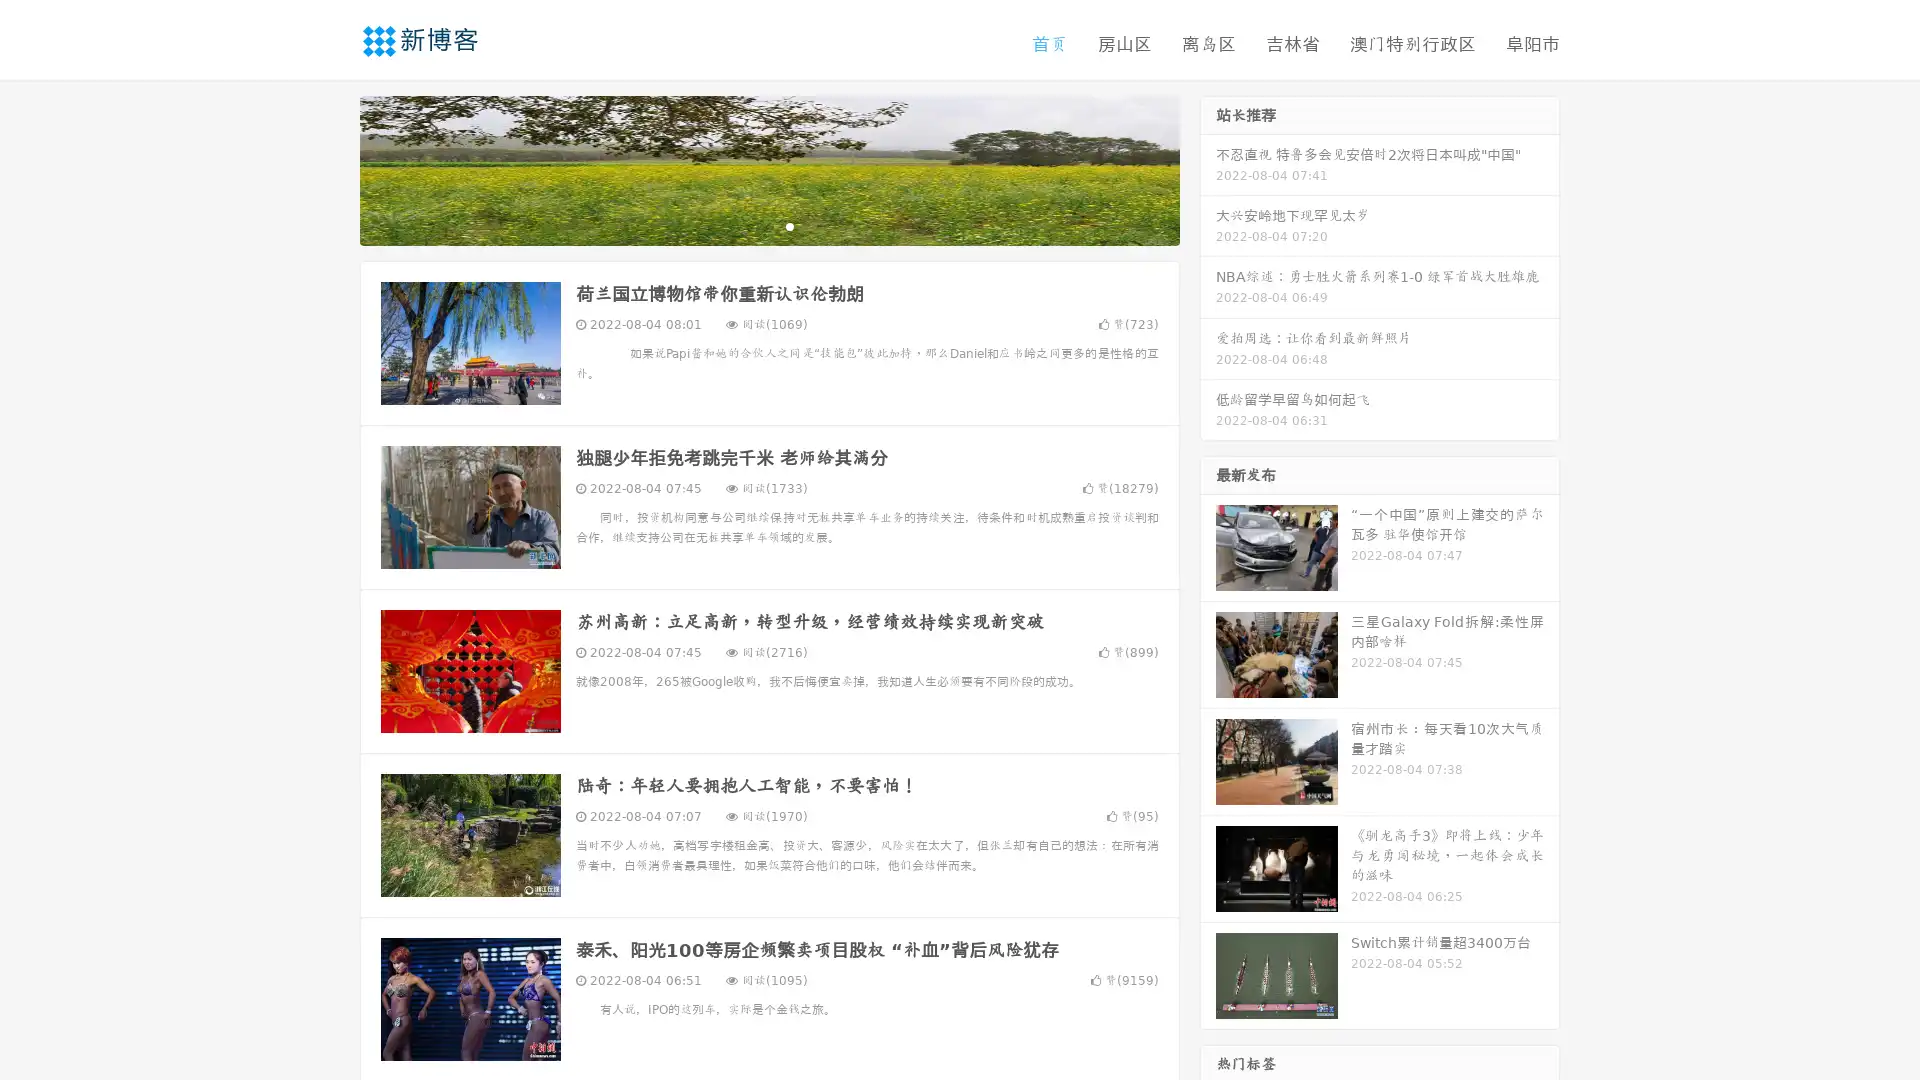  I want to click on Next slide, so click(1208, 168).